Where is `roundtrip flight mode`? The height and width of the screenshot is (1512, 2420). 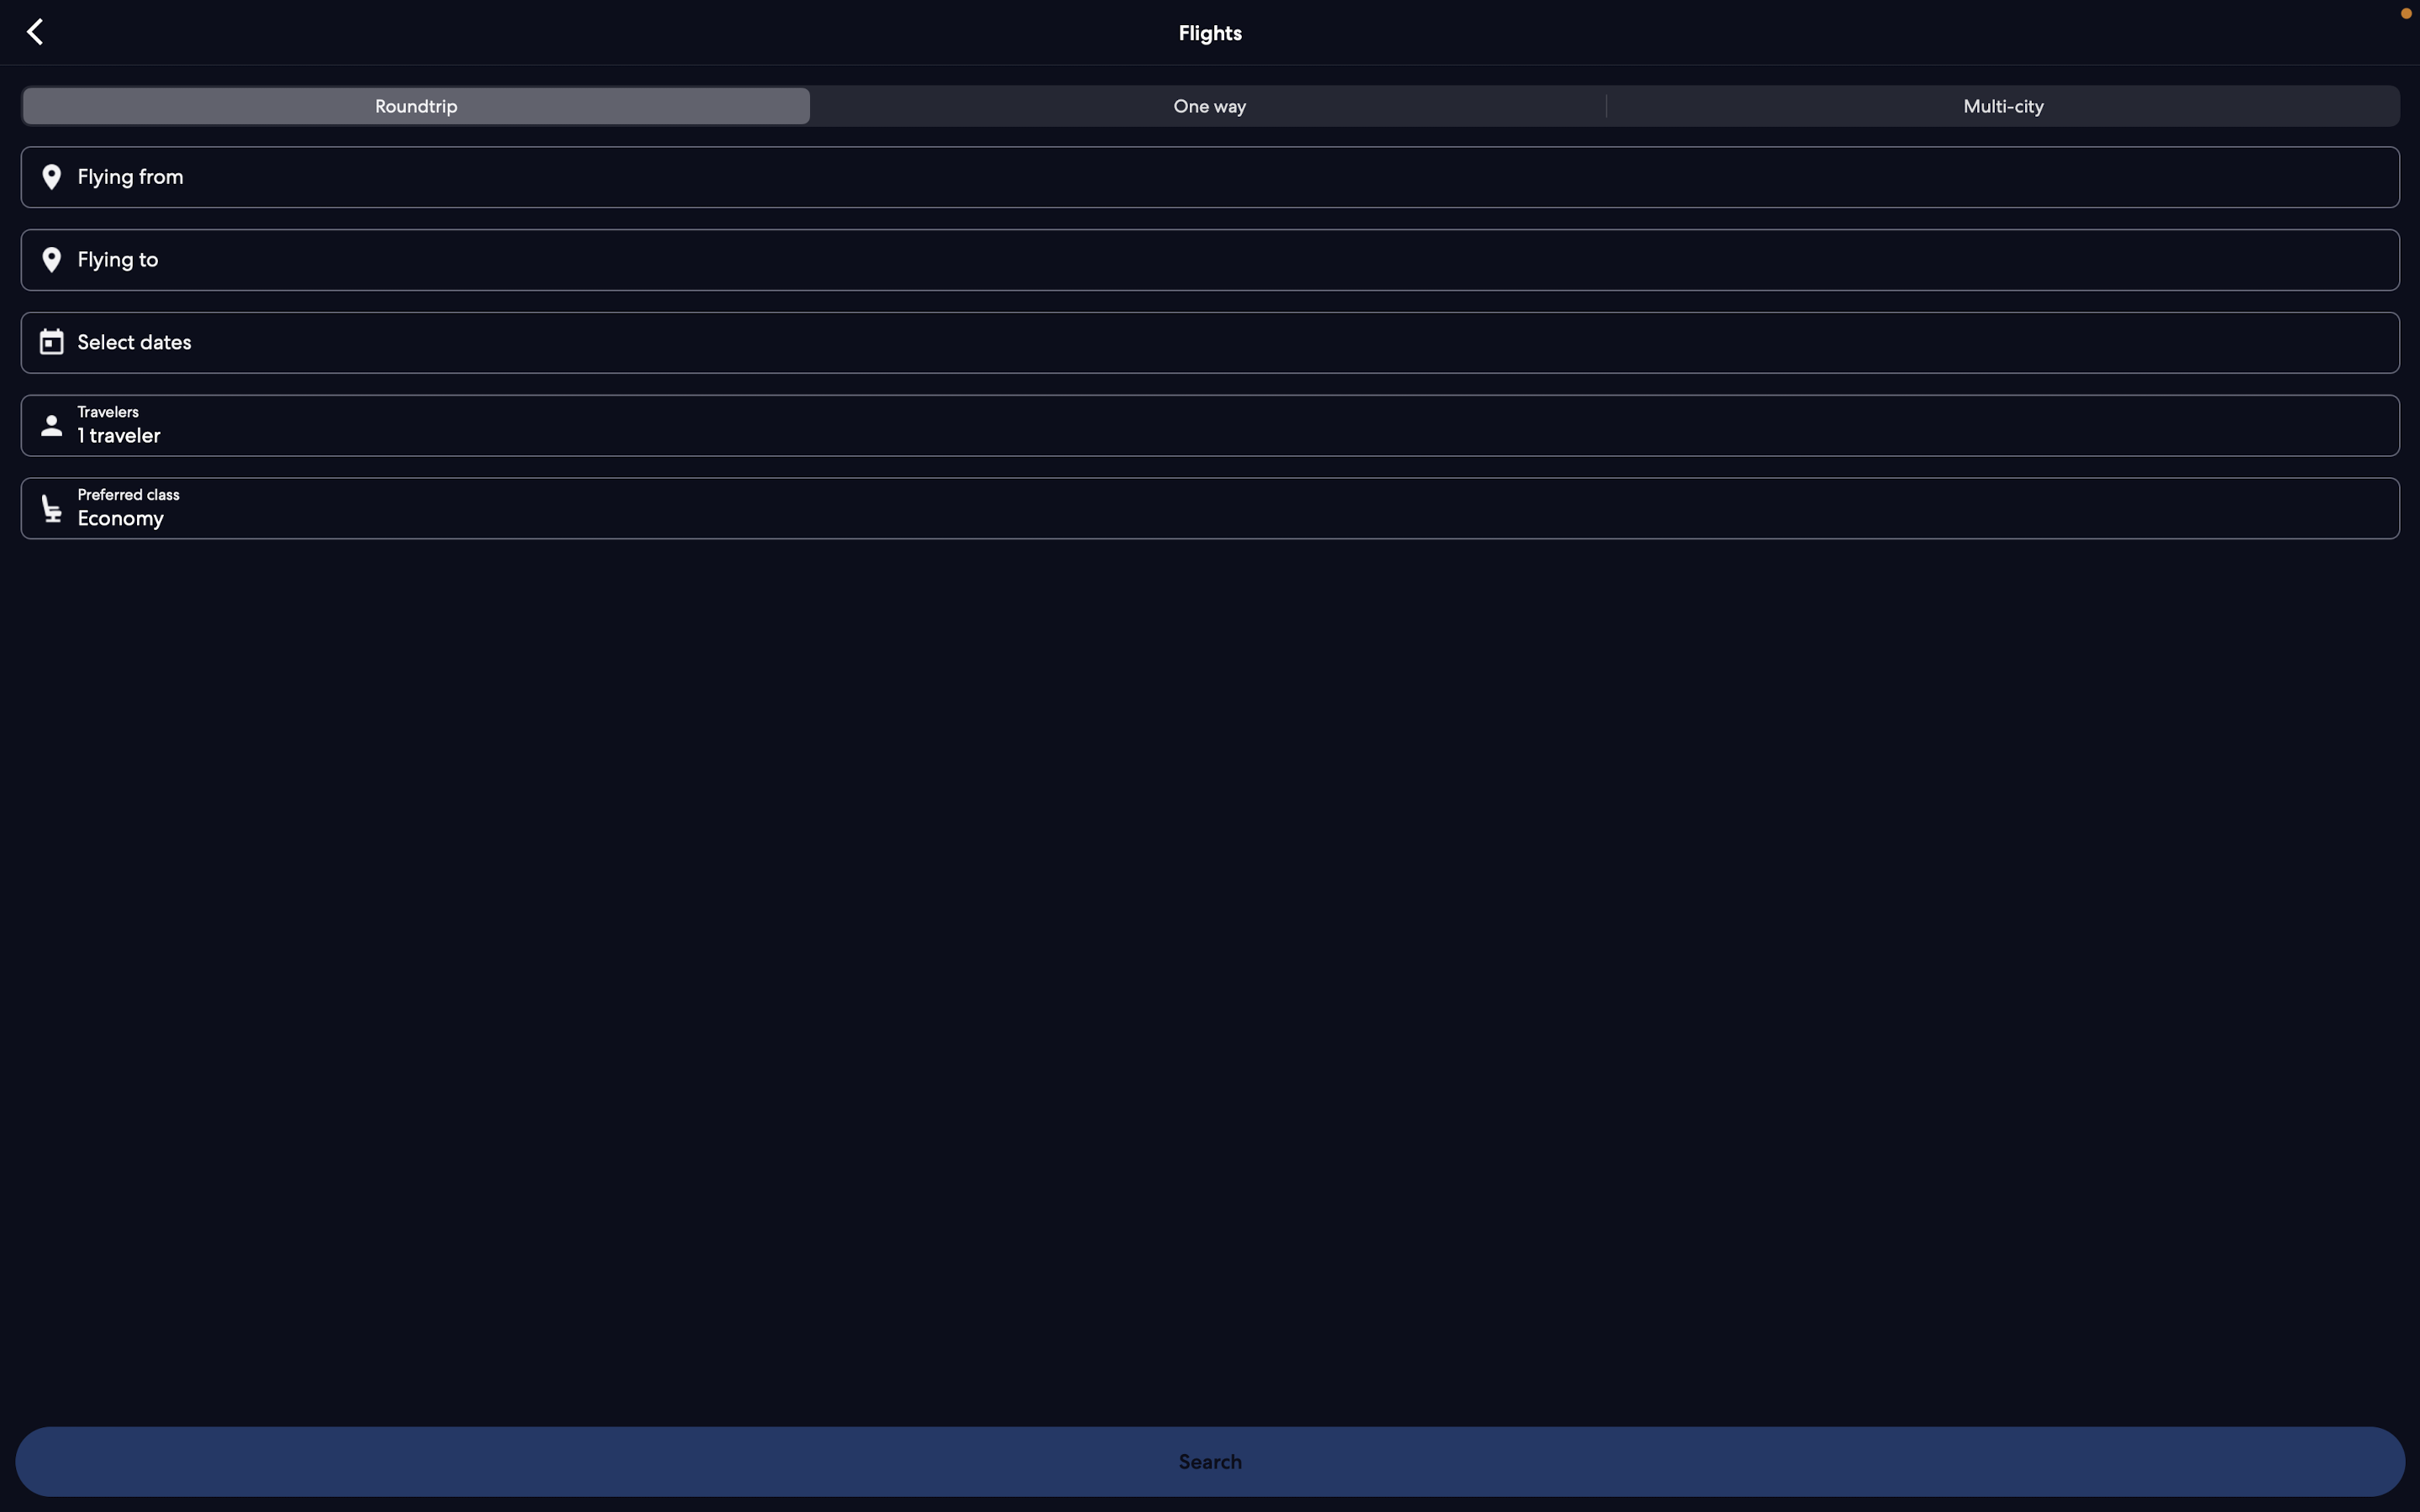
roundtrip flight mode is located at coordinates (418, 107).